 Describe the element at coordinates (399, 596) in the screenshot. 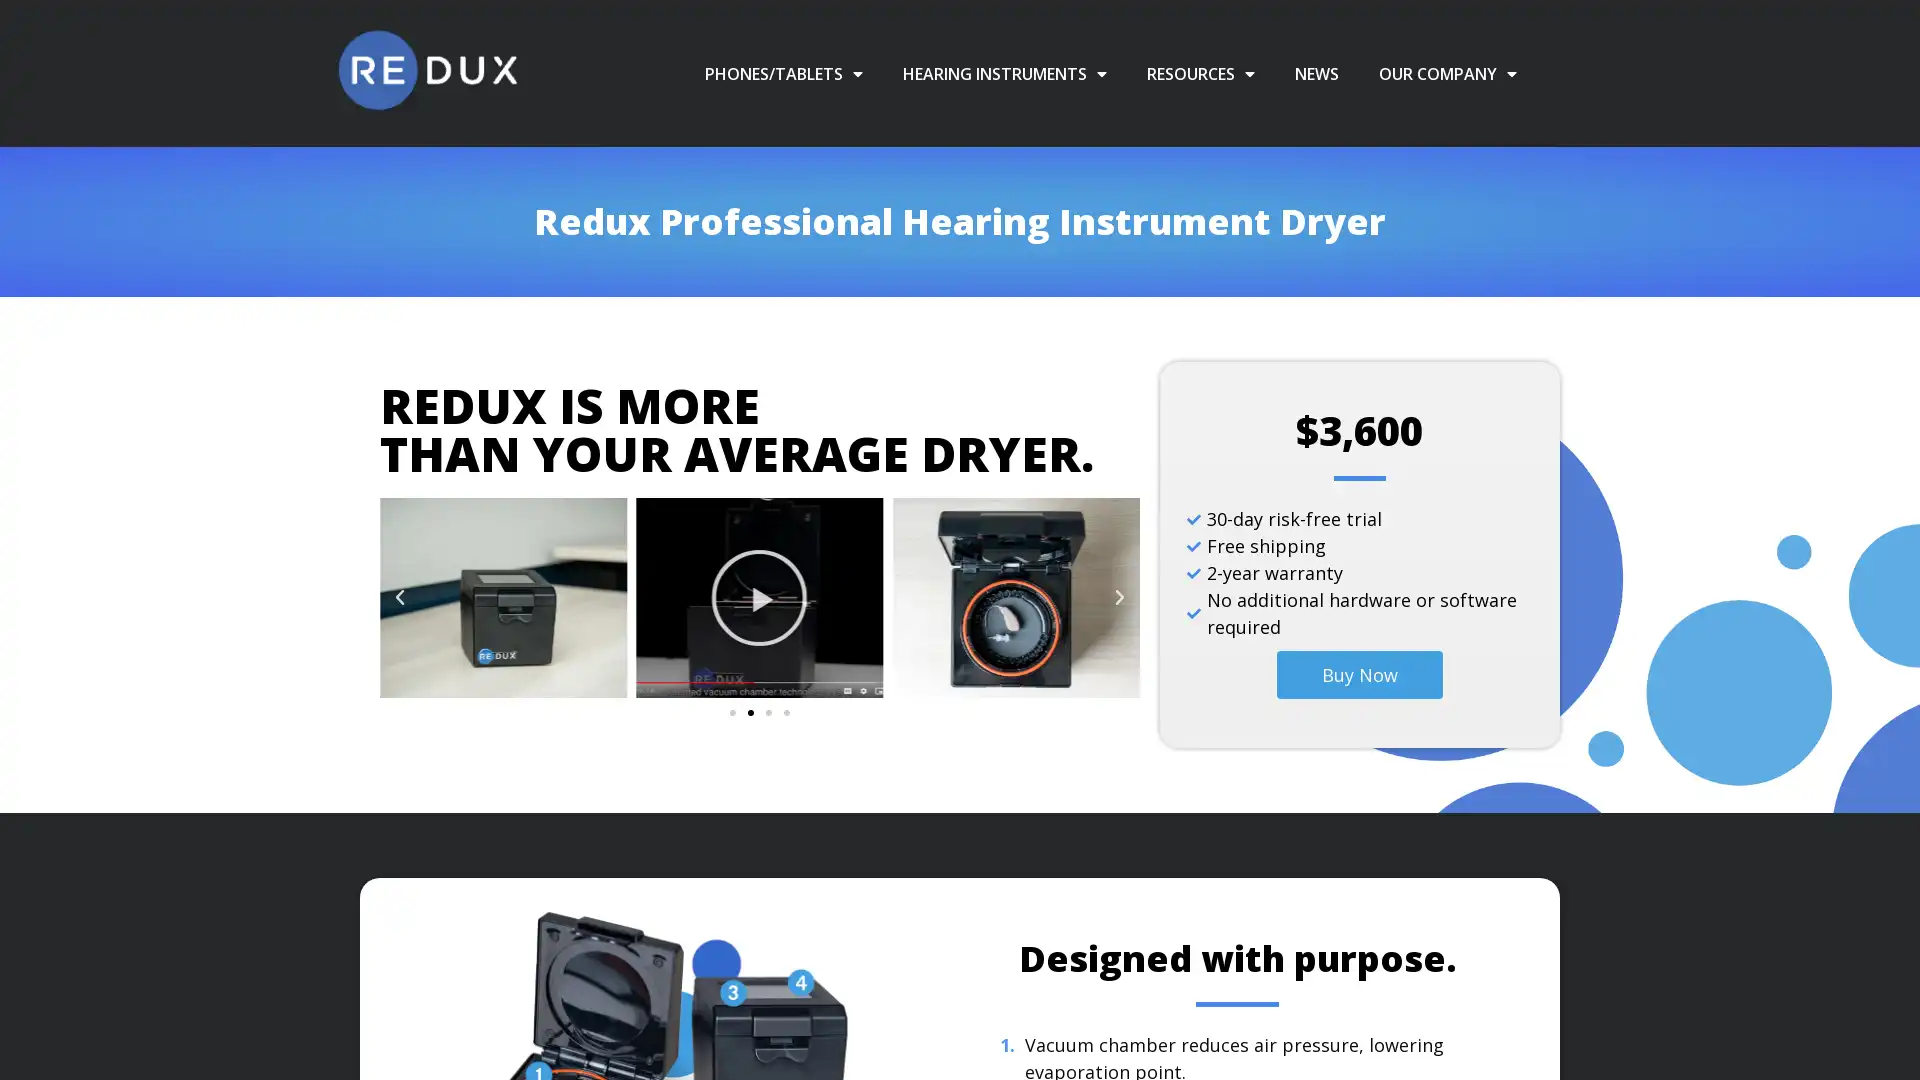

I see `Previous slide` at that location.